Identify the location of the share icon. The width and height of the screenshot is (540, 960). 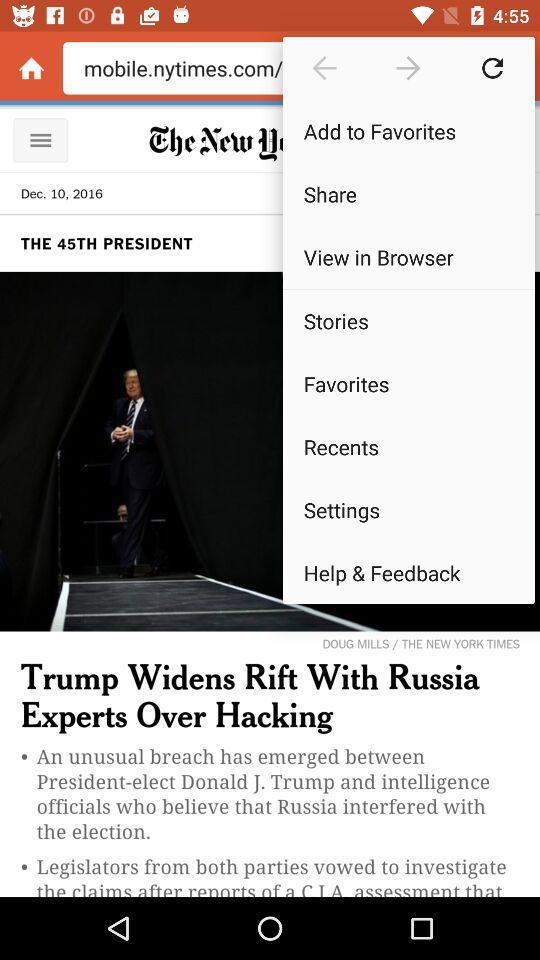
(407, 194).